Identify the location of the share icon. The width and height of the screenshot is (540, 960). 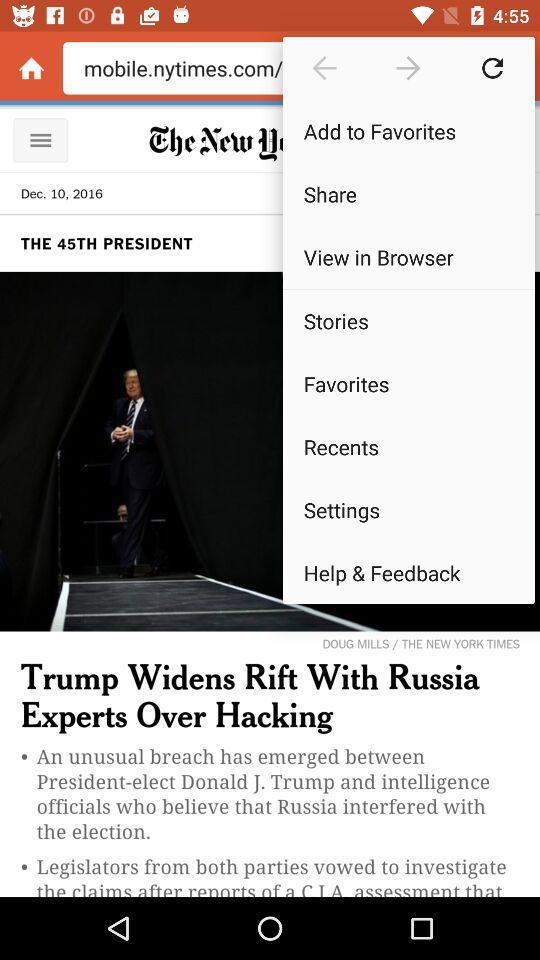
(407, 194).